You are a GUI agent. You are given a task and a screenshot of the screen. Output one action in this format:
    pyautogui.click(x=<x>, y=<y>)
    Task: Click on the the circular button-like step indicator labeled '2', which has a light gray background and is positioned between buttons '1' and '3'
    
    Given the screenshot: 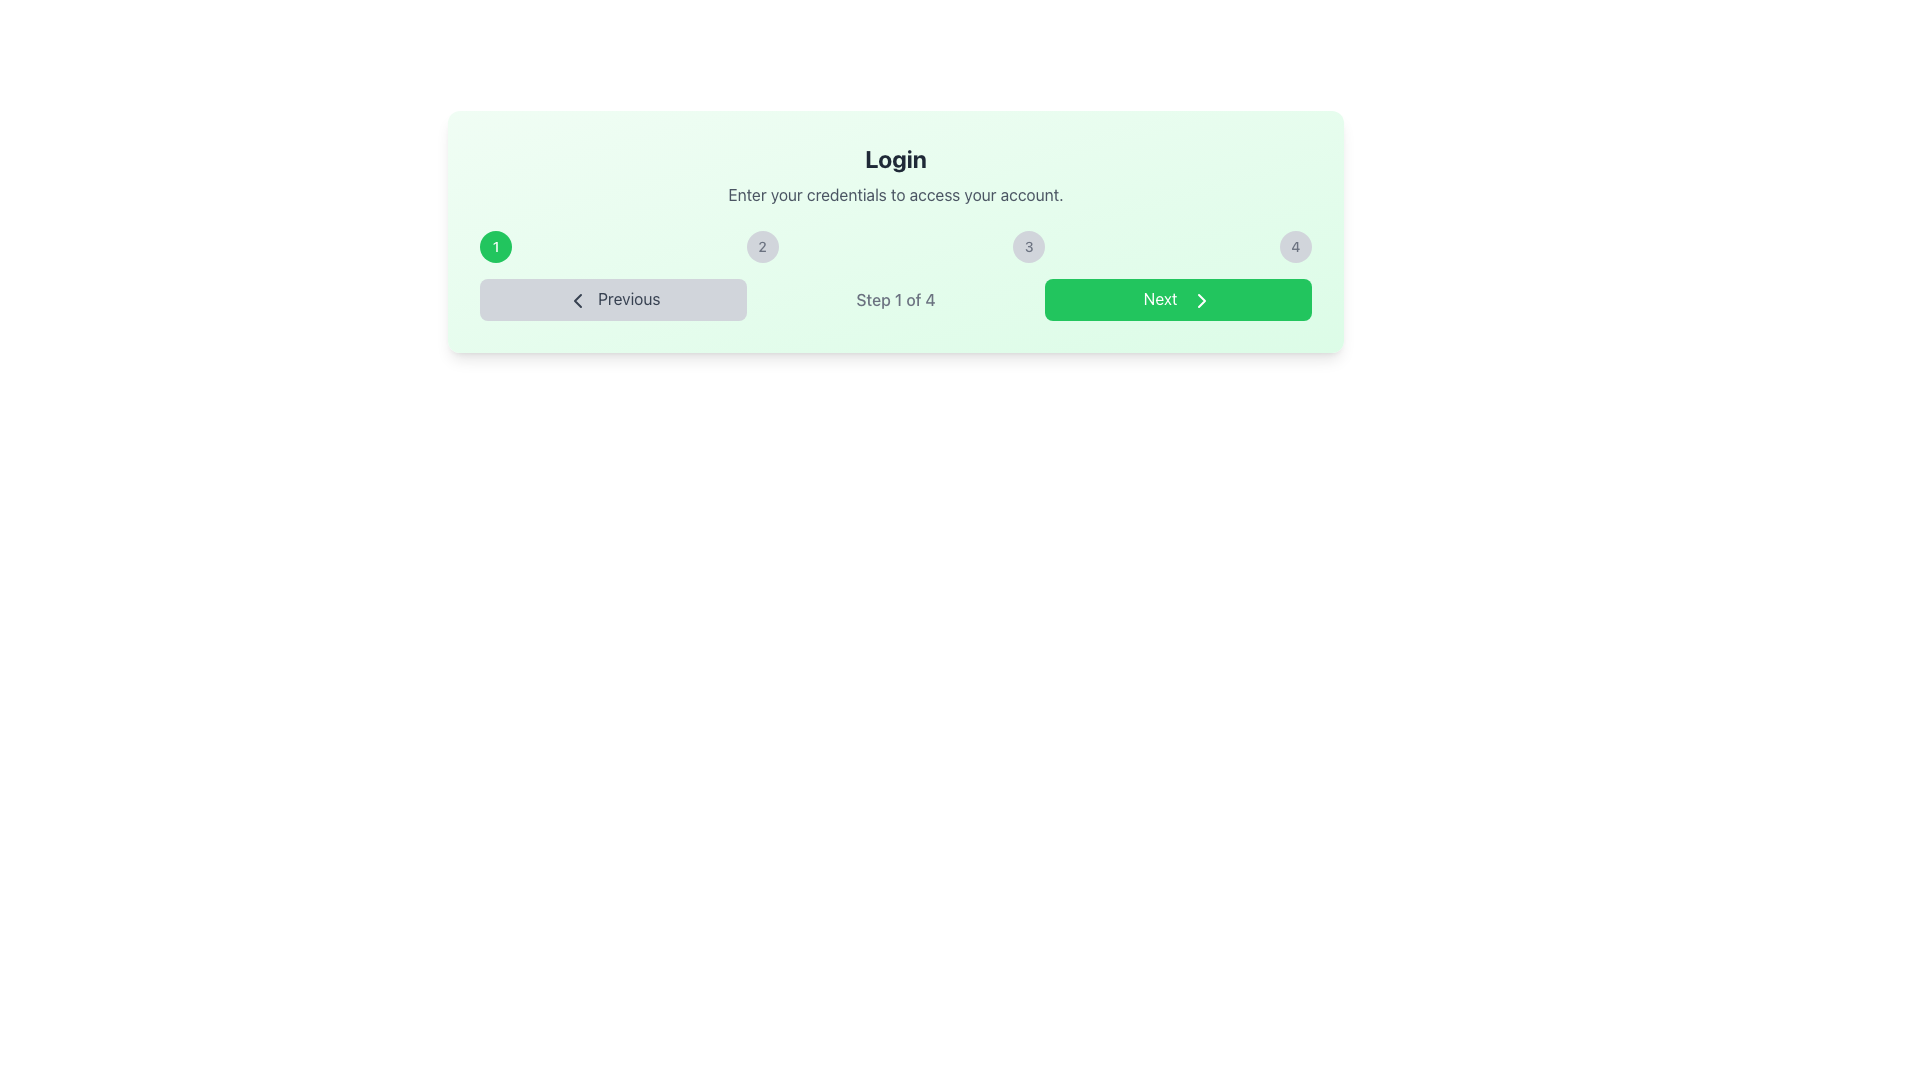 What is the action you would take?
    pyautogui.click(x=761, y=245)
    